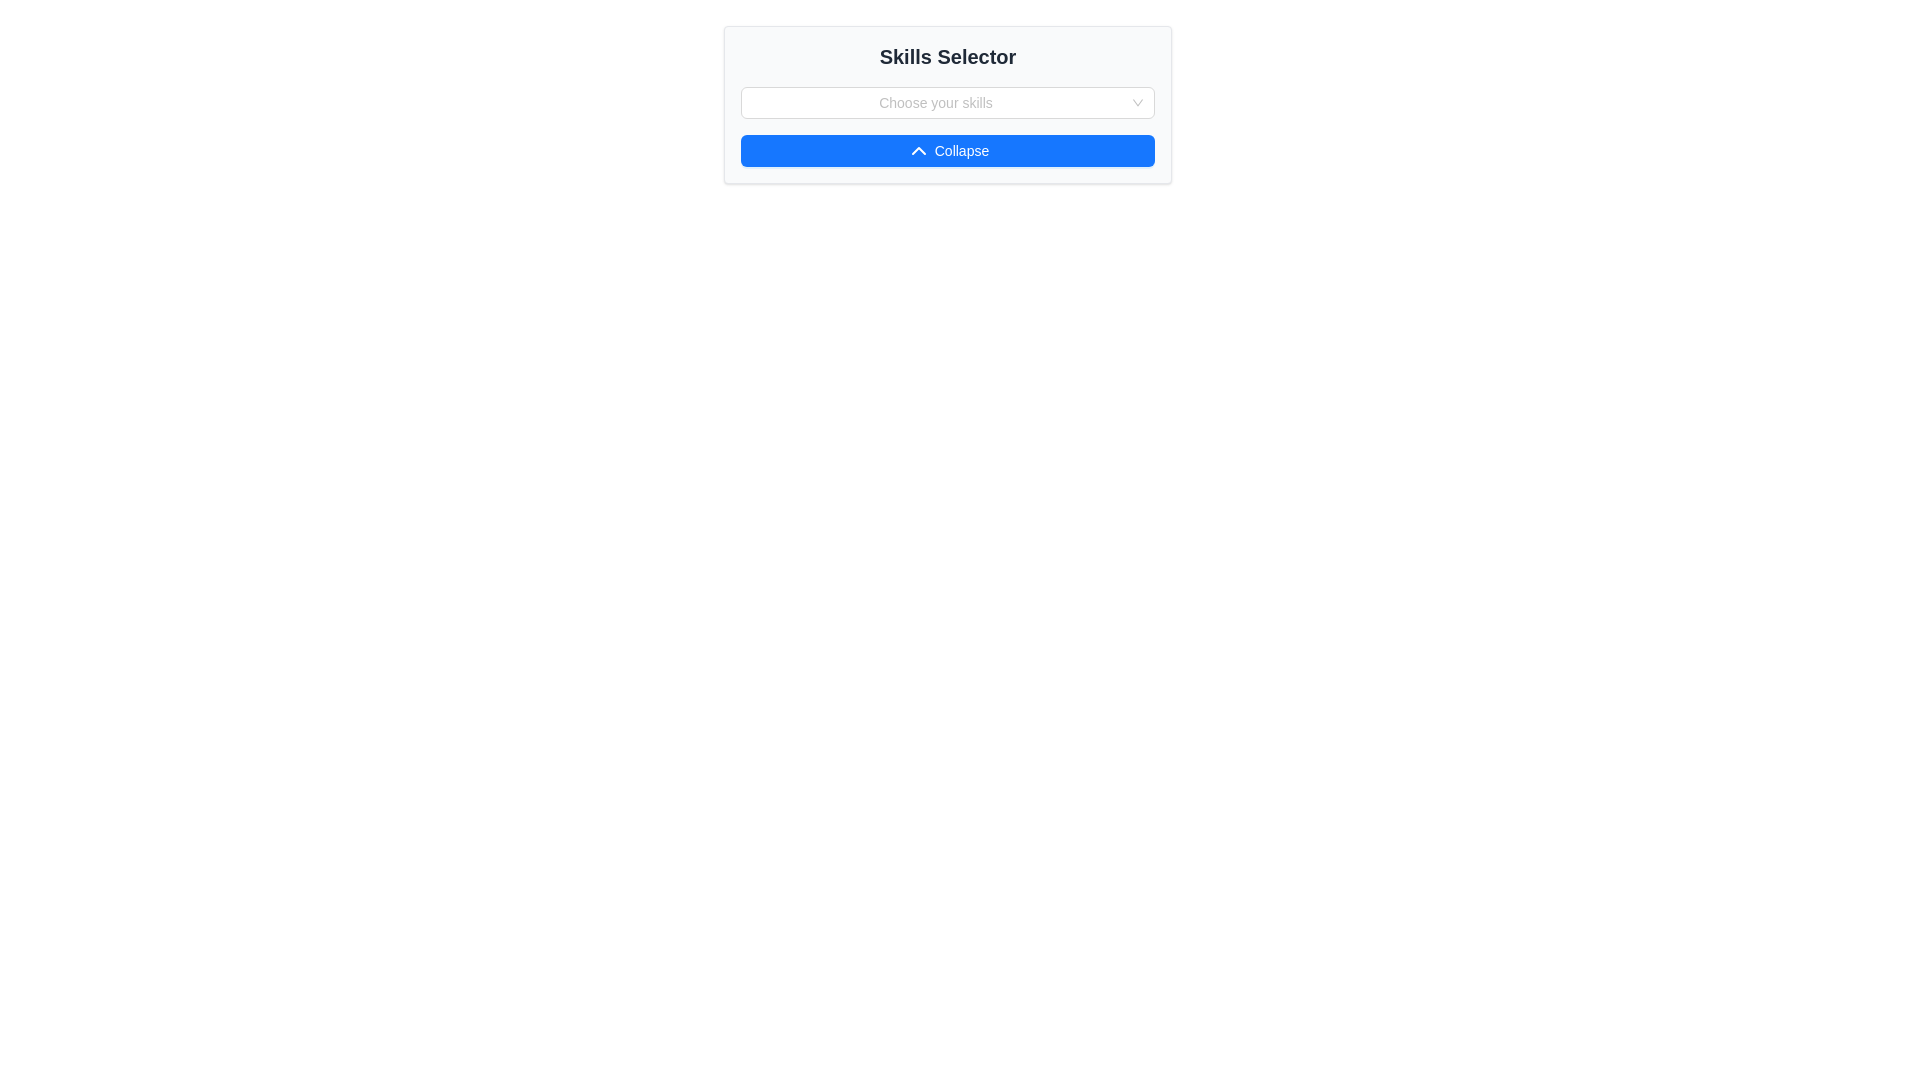 The width and height of the screenshot is (1920, 1080). I want to click on the non-interactive visual placeholder next to the dropdown control in the skills selection panel labeled 'Choose your skills', so click(749, 103).